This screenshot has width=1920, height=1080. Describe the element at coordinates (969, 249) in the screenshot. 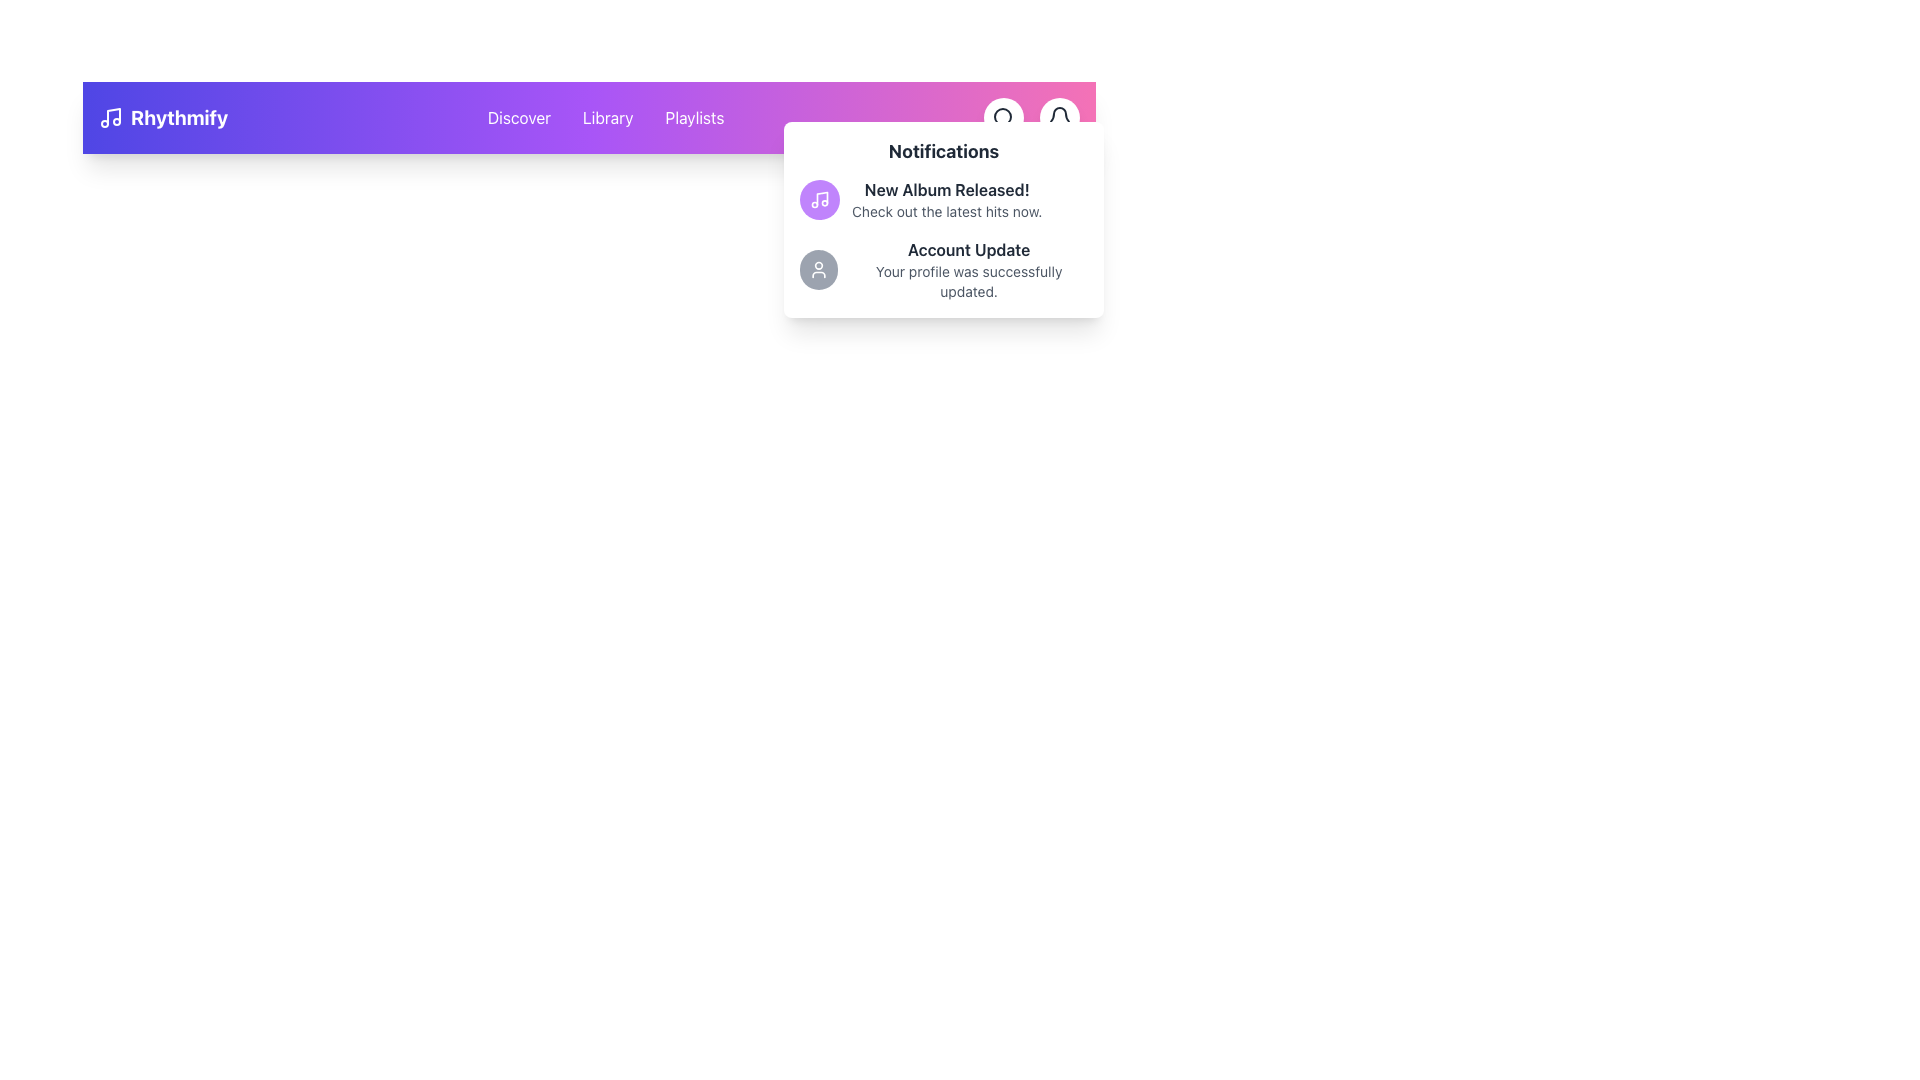

I see `the header text label in the notification dropdown that indicates the type of update or alert, located above the text 'Your profile was successfully updated.'` at that location.